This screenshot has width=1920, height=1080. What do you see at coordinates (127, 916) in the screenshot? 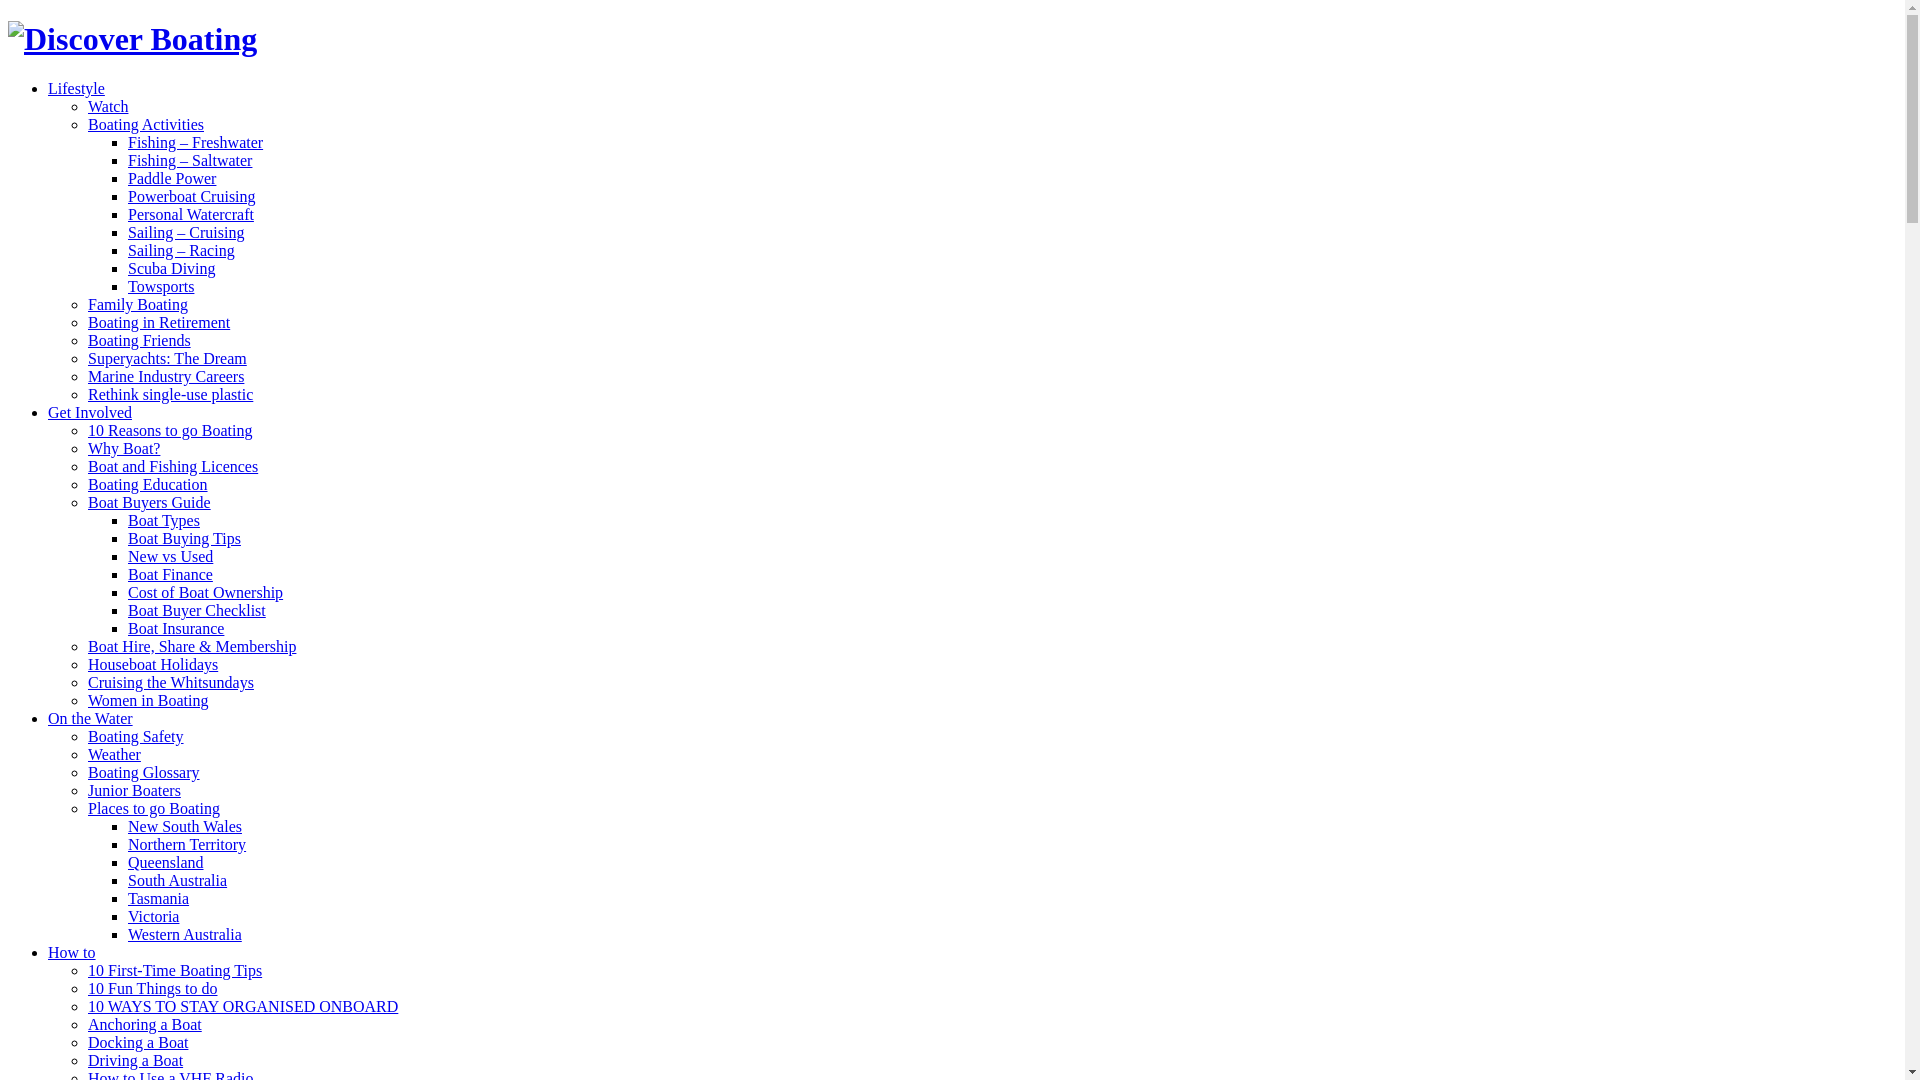
I see `'Victoria'` at bounding box center [127, 916].